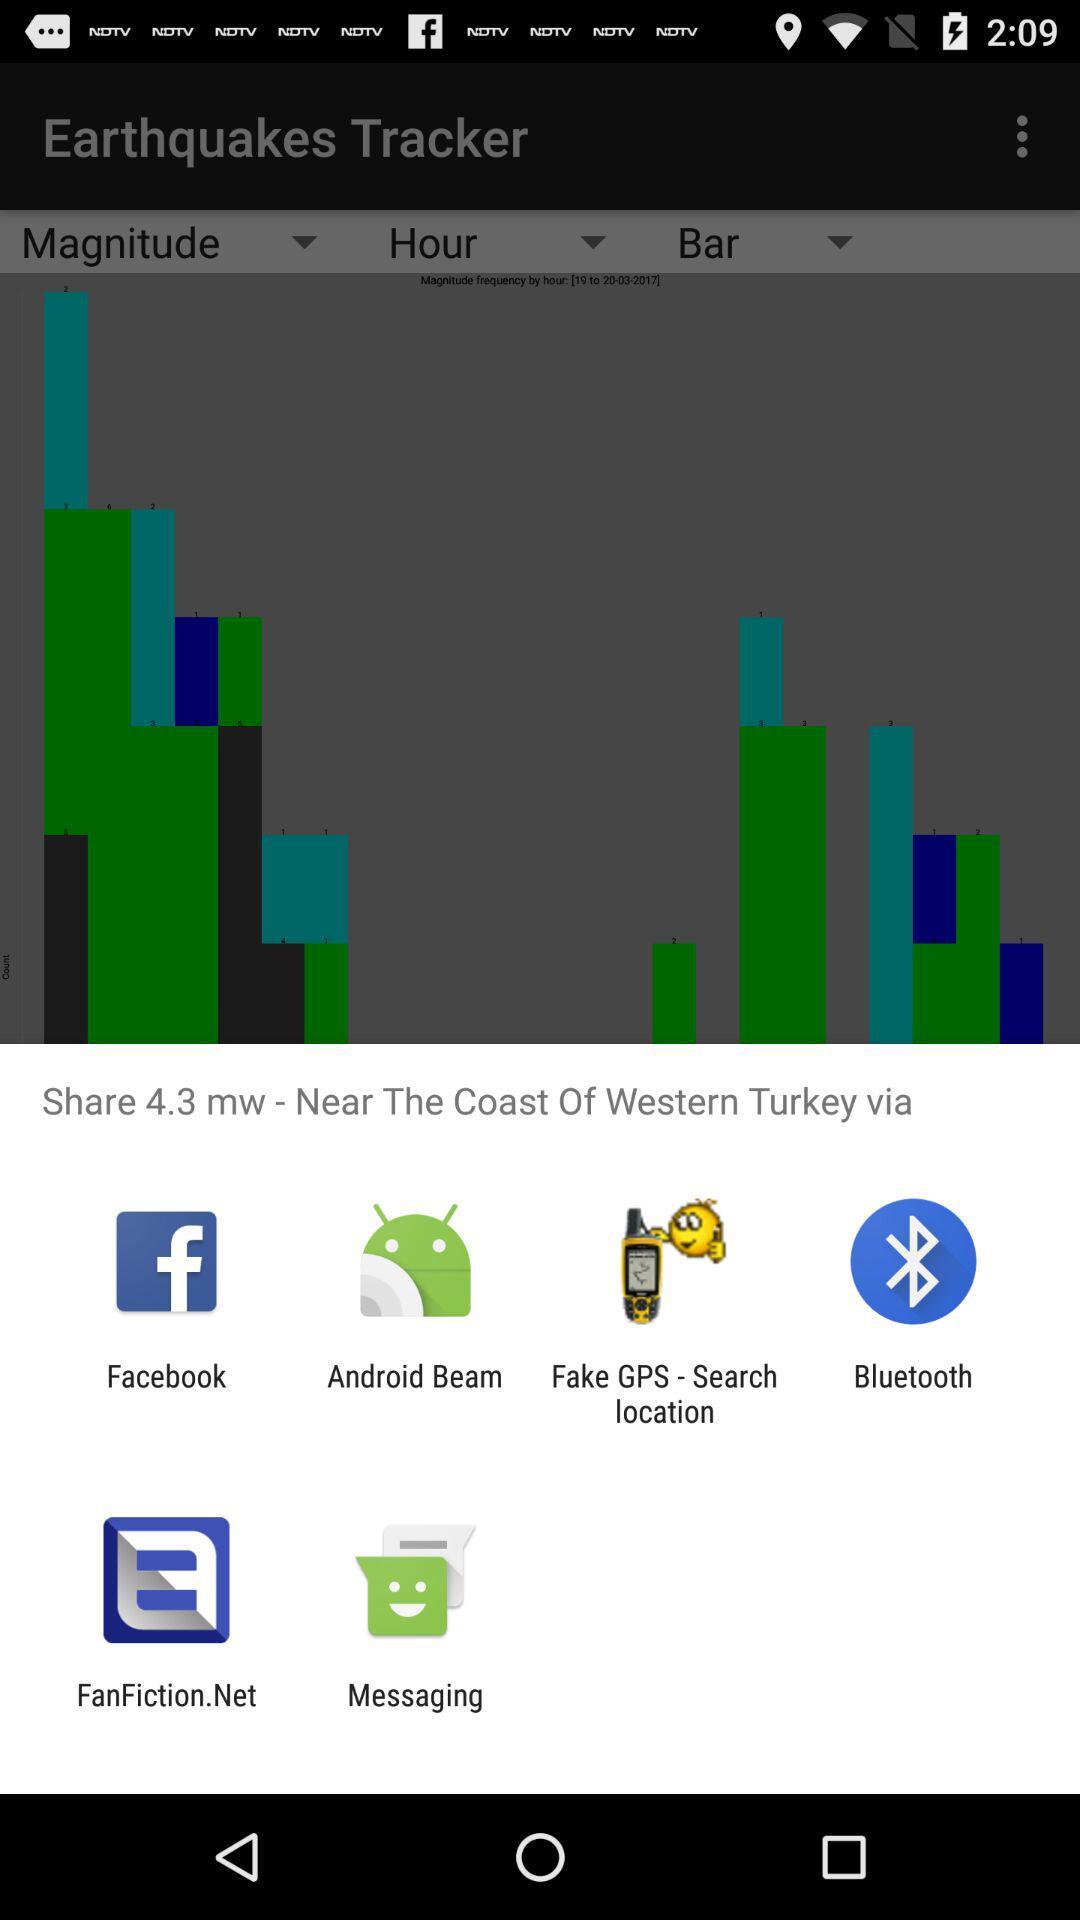 The width and height of the screenshot is (1080, 1920). Describe the element at coordinates (165, 1711) in the screenshot. I see `the fanfiction.net` at that location.